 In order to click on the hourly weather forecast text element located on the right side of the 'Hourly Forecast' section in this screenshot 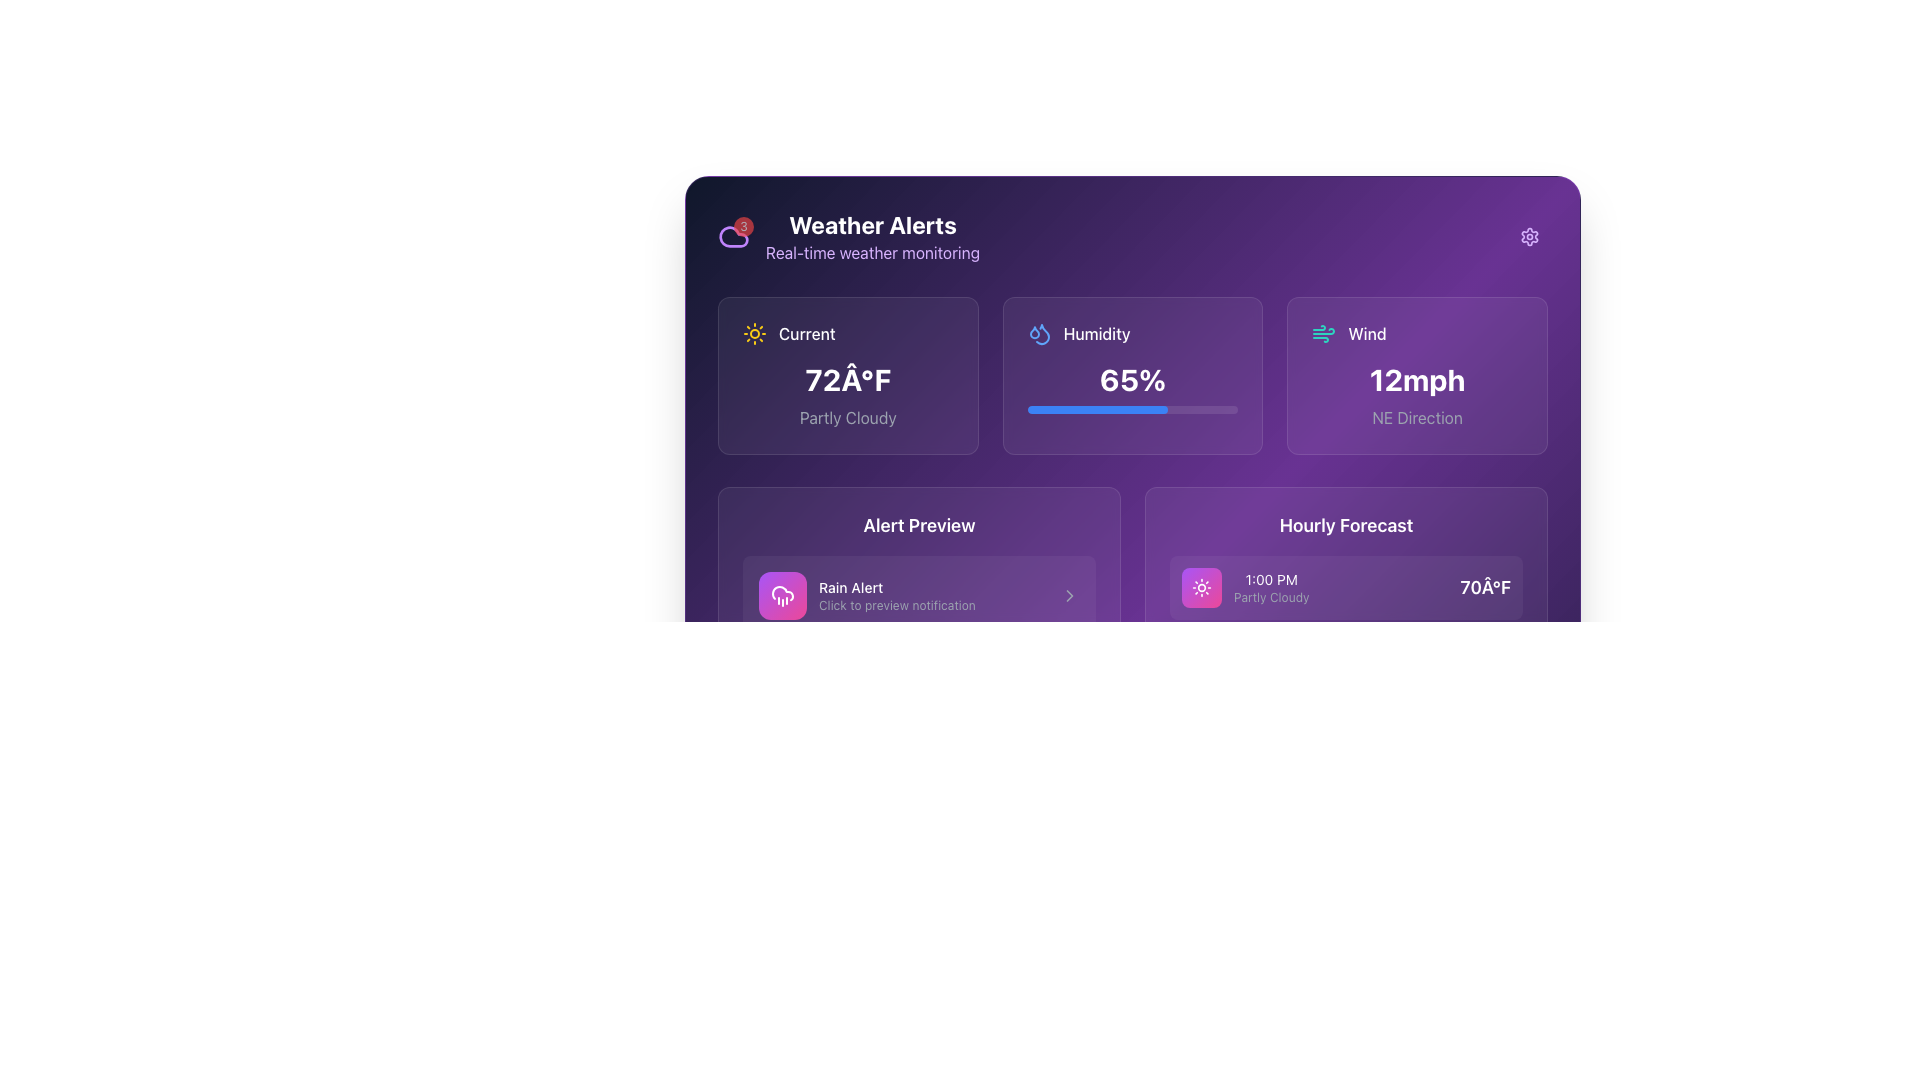, I will do `click(1244, 586)`.